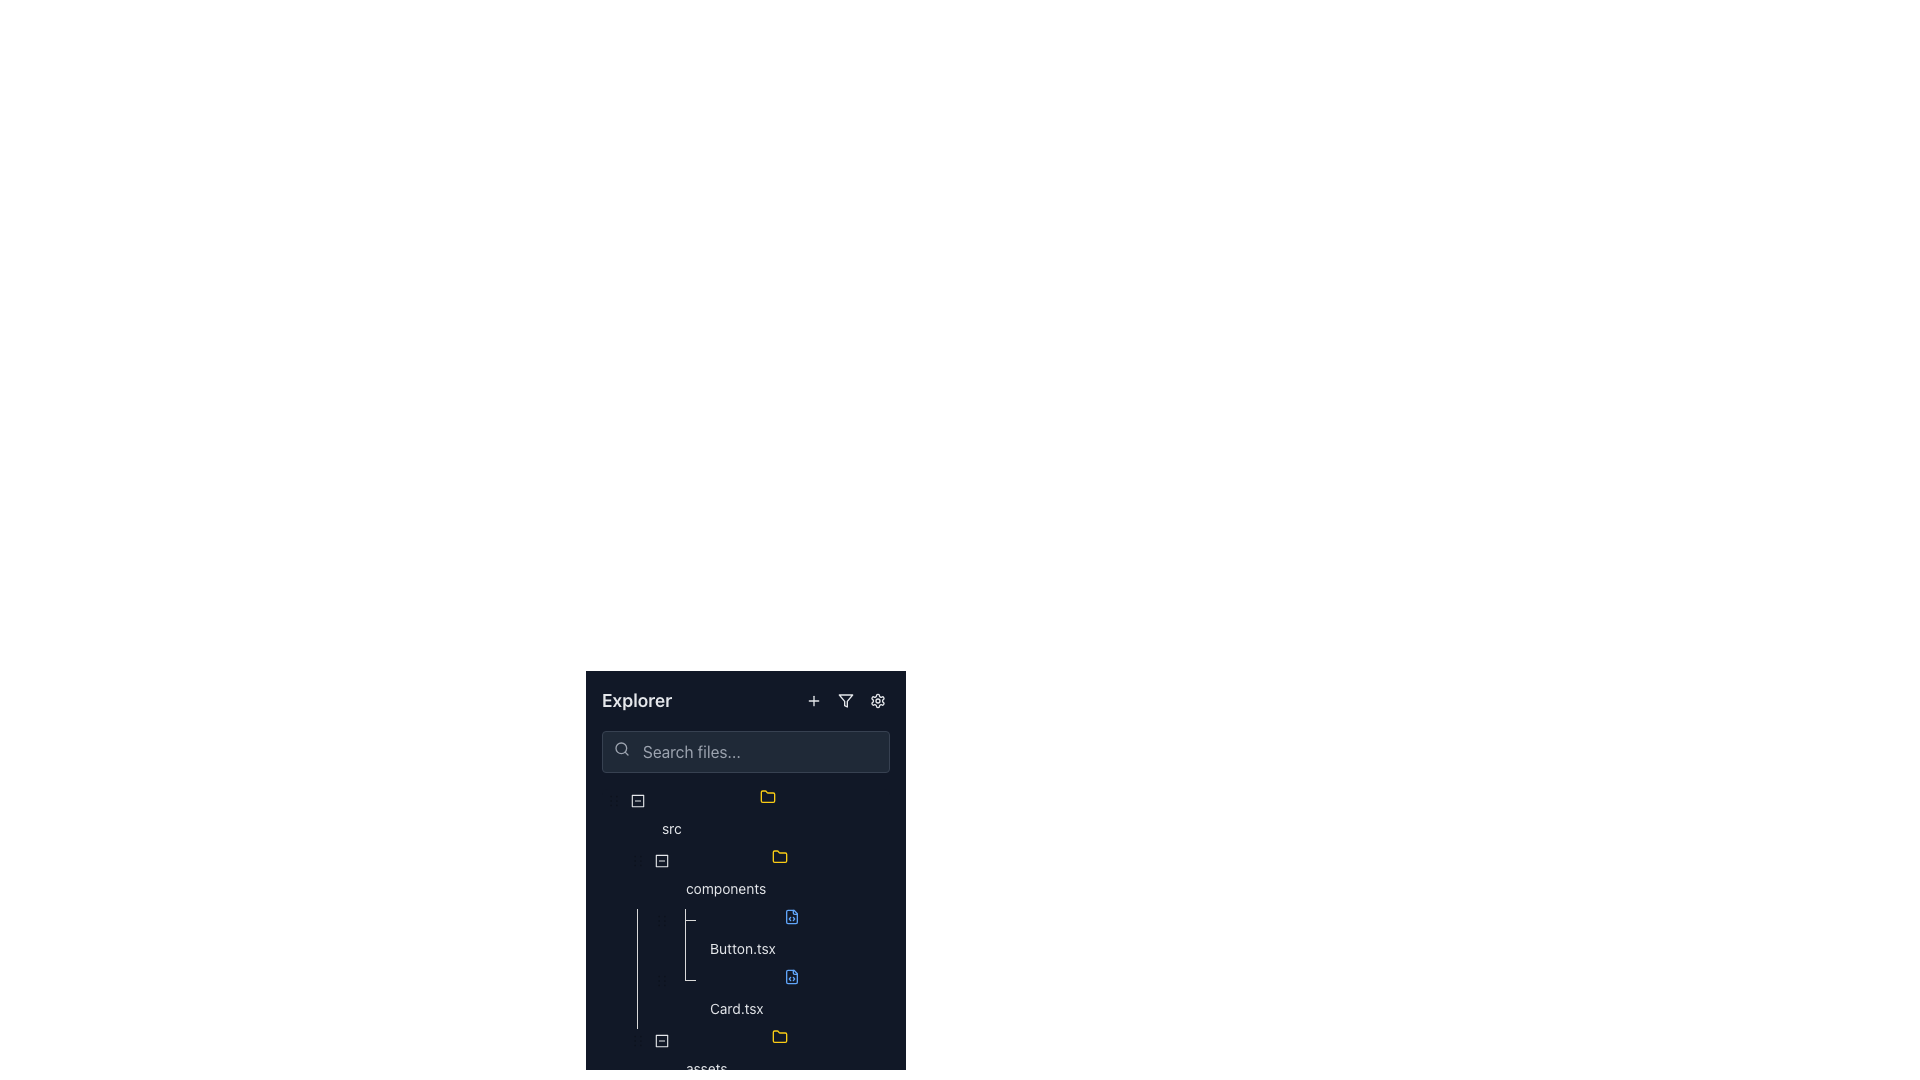  What do you see at coordinates (662, 979) in the screenshot?
I see `the small, circular graphical node located in the vertical hierarchical structure of the interface, positioned below the 'Button.tsx' node and above the 'Card.tsx' node within the 'components' folder` at bounding box center [662, 979].